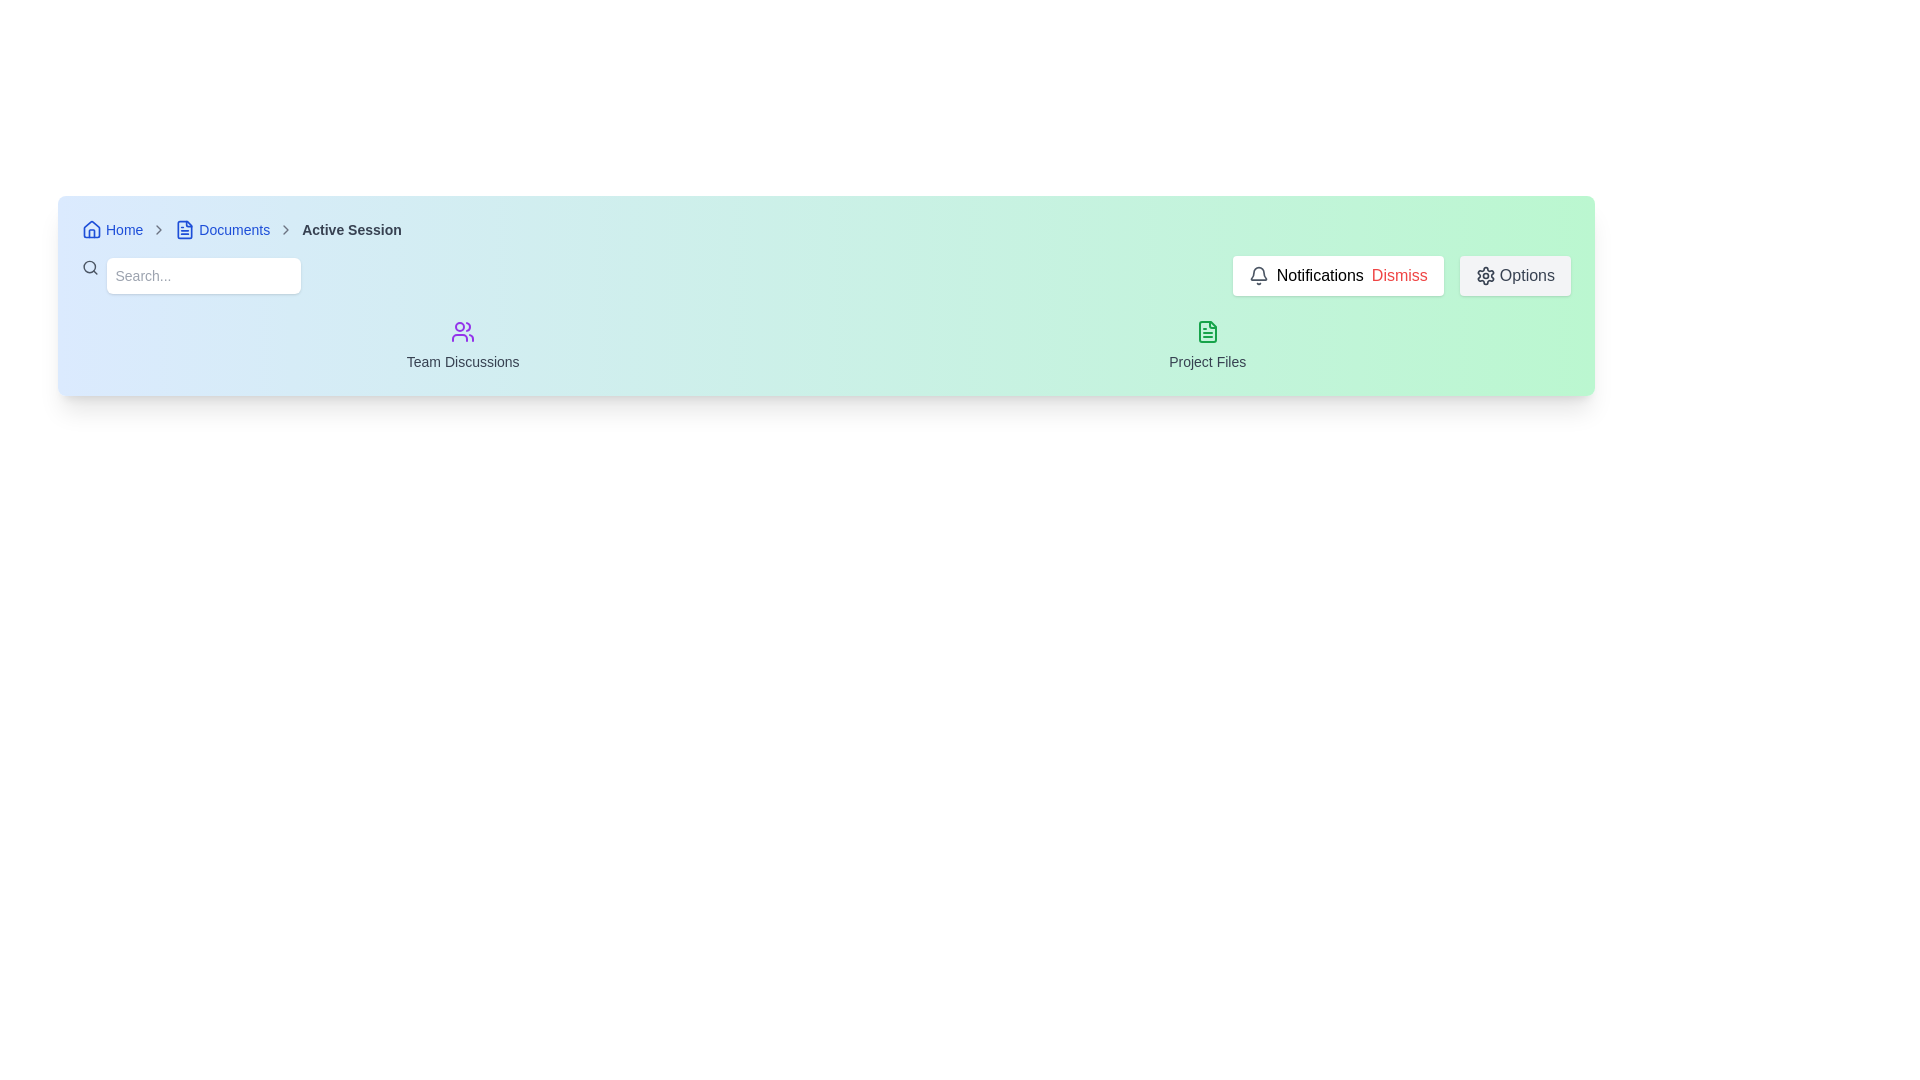 The image size is (1920, 1080). Describe the element at coordinates (90, 227) in the screenshot. I see `the house icon in the breadcrumb navigation bar` at that location.